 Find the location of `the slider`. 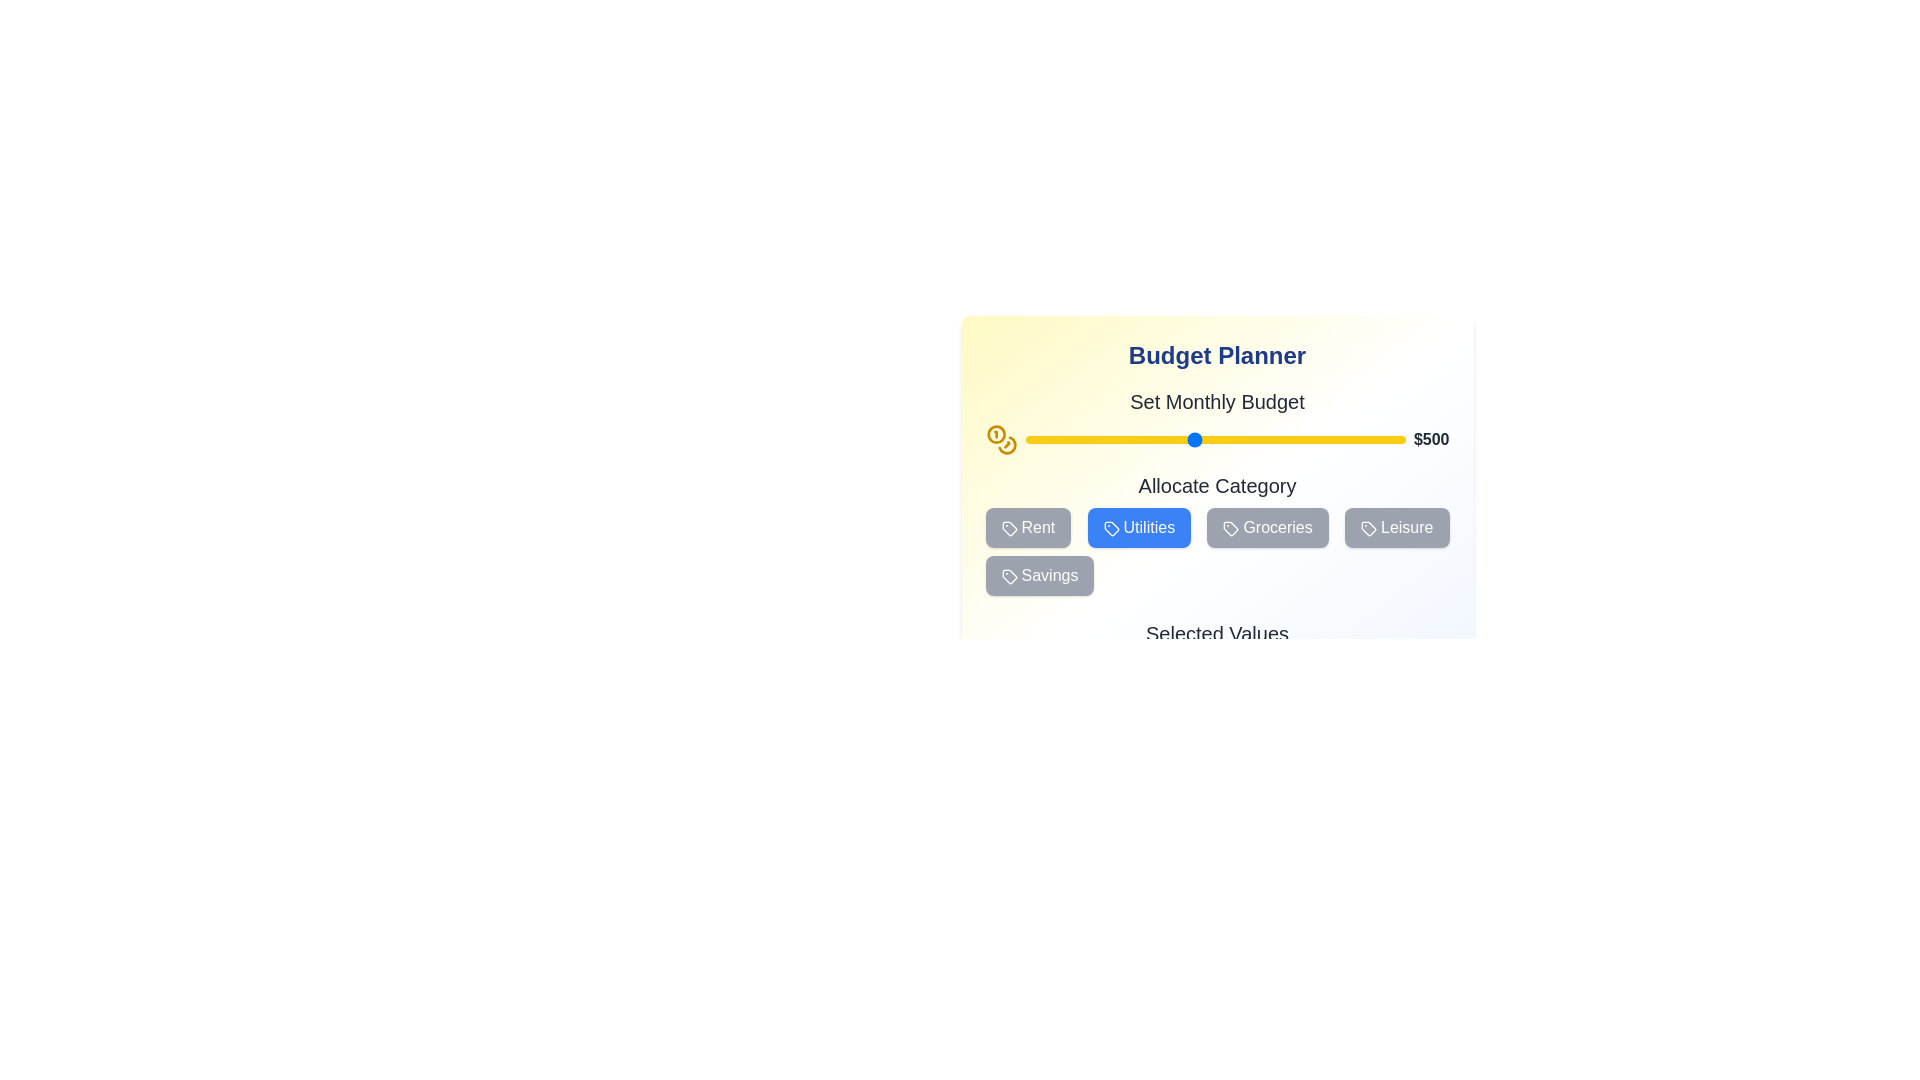

the slider is located at coordinates (1117, 438).